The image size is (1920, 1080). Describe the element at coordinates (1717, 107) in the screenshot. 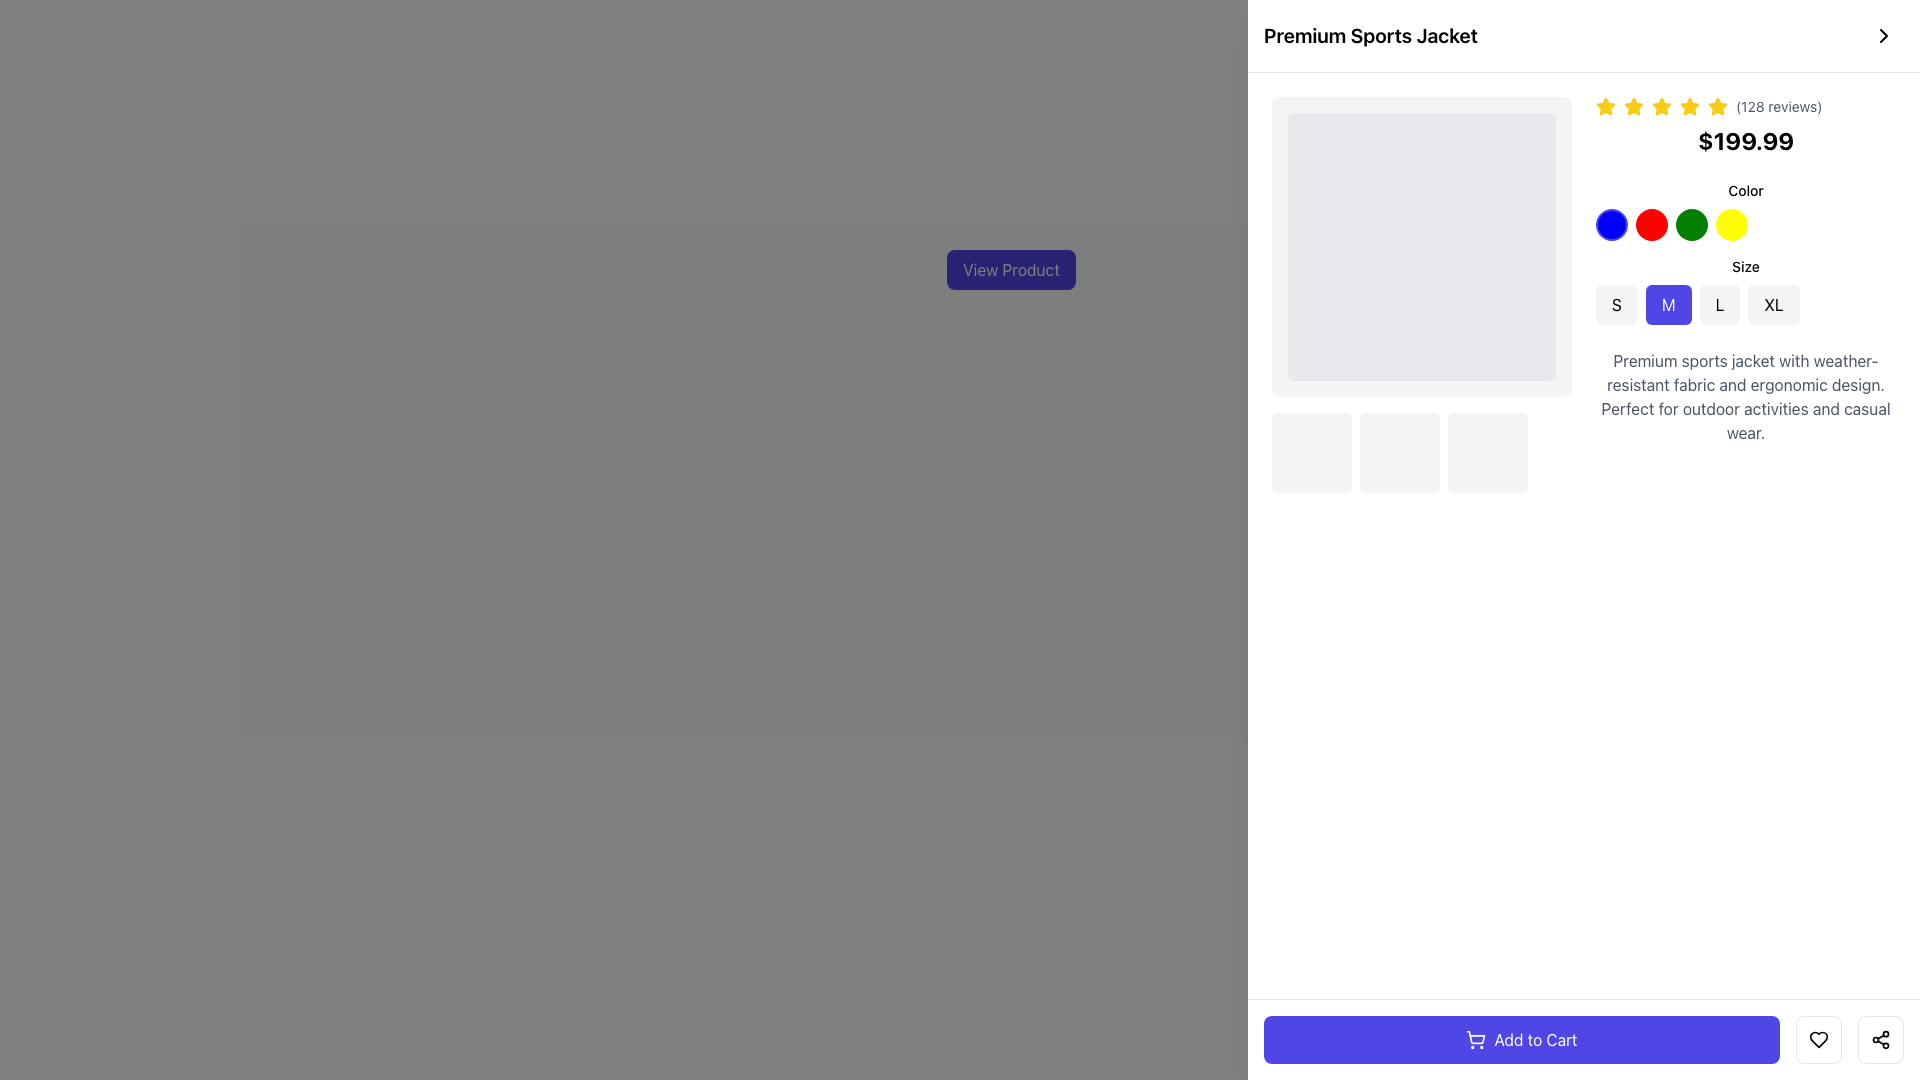

I see `the fifth yellow star icon, which represents the highest rating in a five-star rating system, positioned above the price '$199.99' and next to '(128 reviews)'` at that location.